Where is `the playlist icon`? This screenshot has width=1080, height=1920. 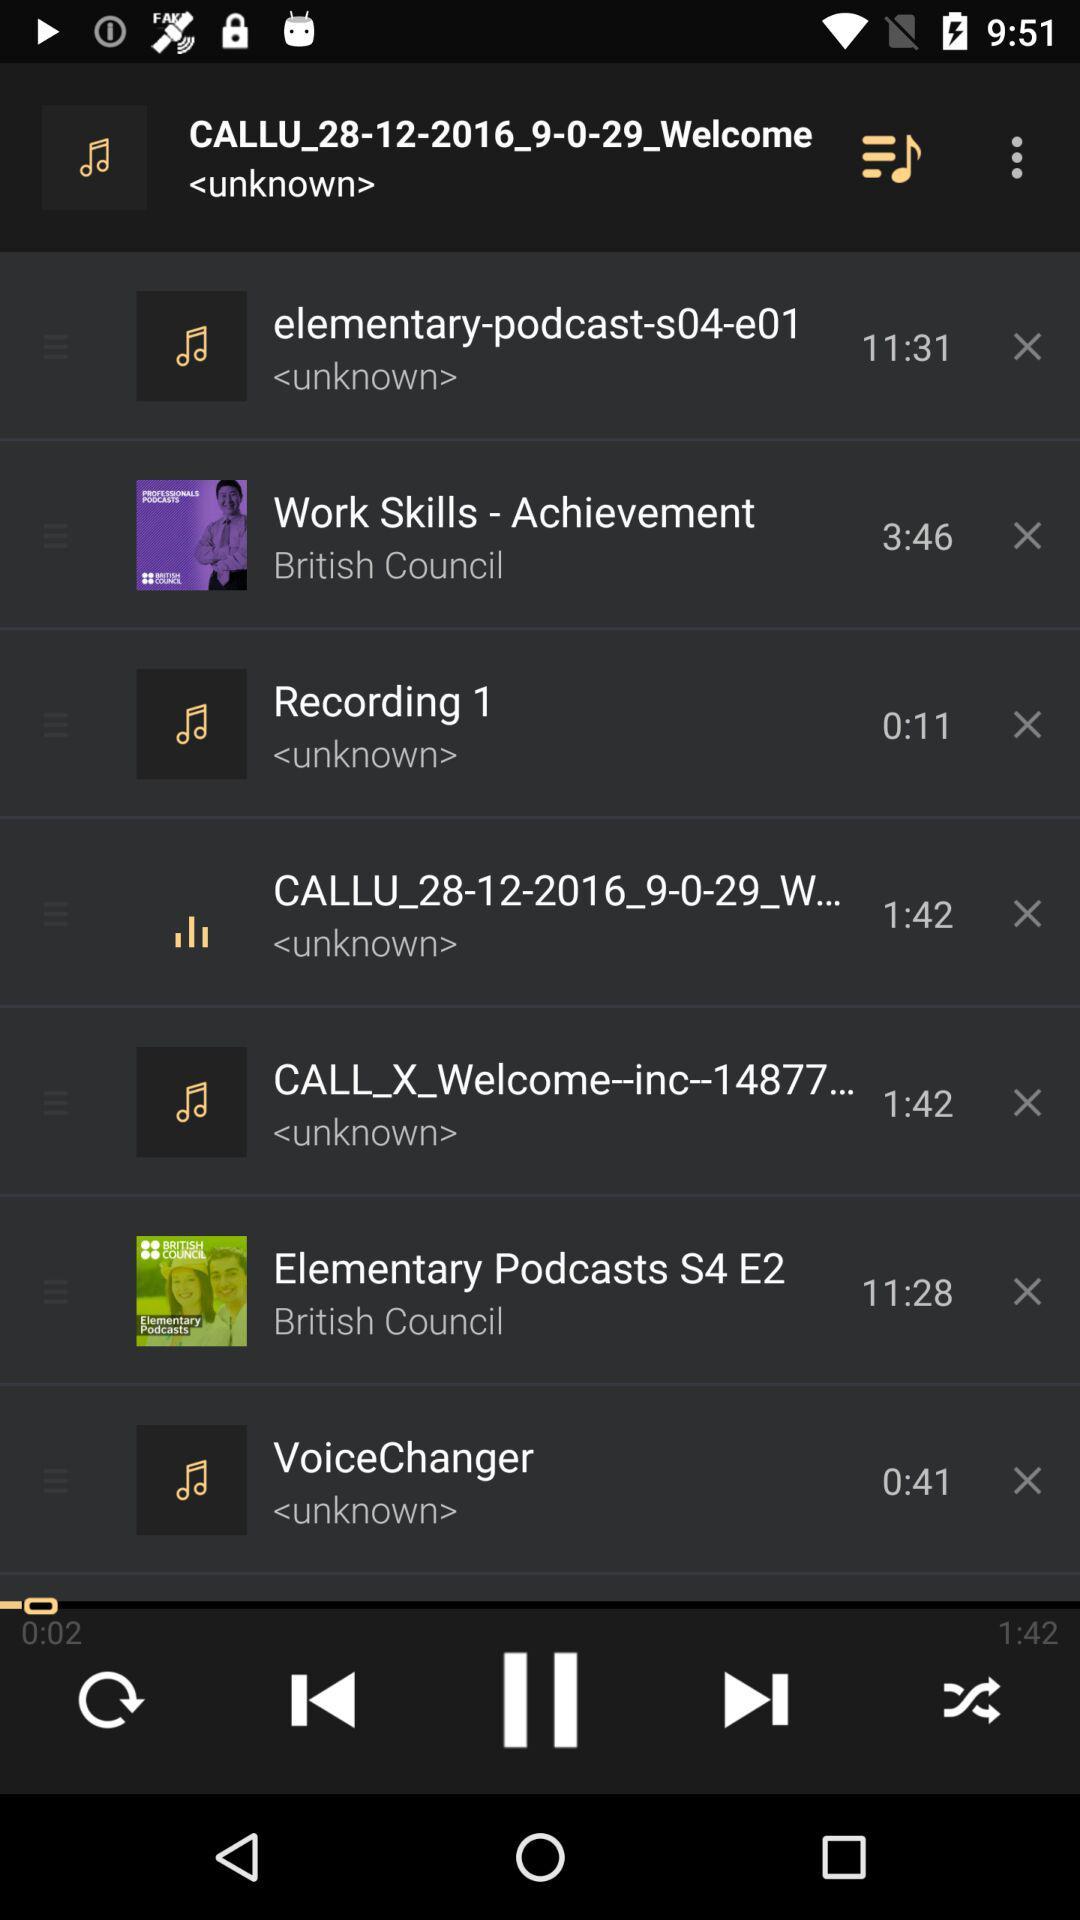 the playlist icon is located at coordinates (890, 156).